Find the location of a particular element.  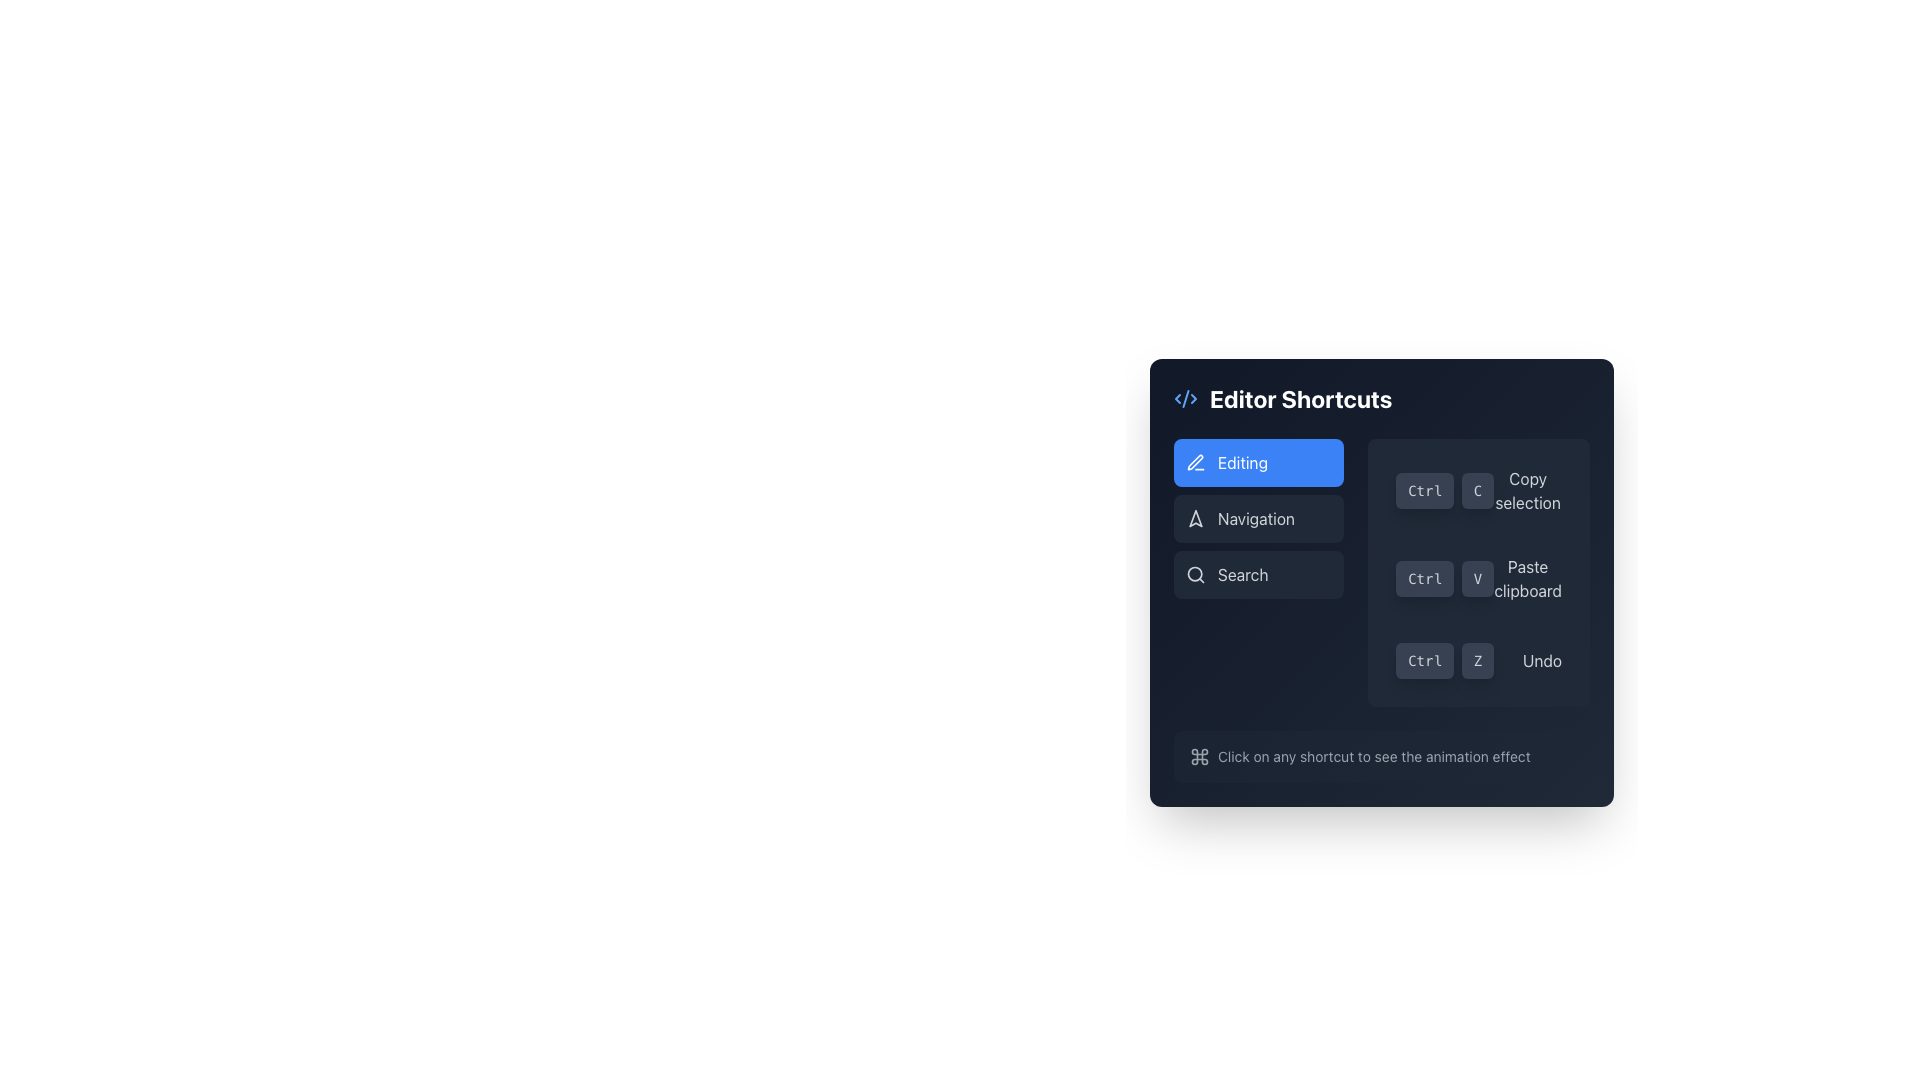

the 'Paste clipboard' shortcut button located in the lower-right portion of the 'Editor Shortcuts' panel, styled to resemble keyboard keys, and positioned above the 'Ctrl Z' shortcut for 'Undo' is located at coordinates (1445, 578).